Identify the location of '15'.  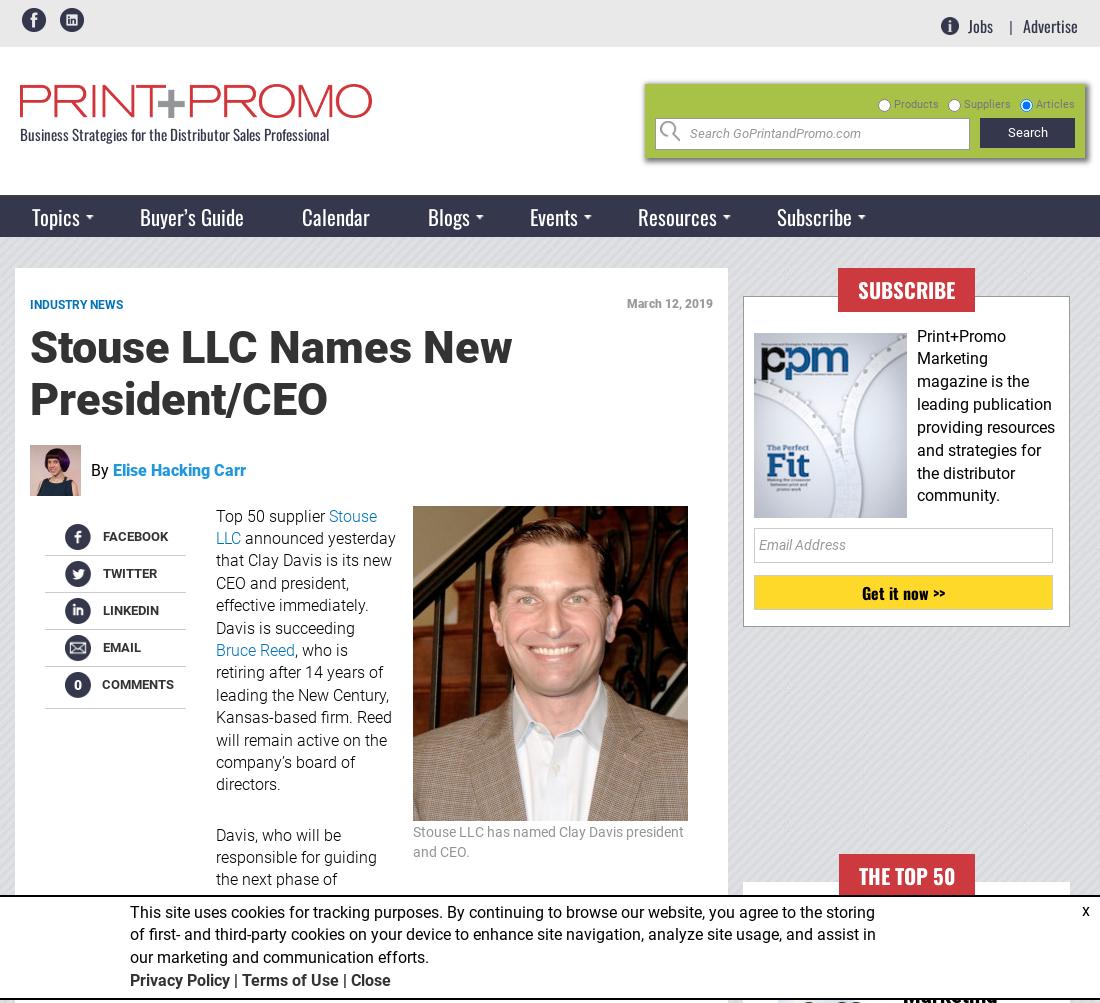
(551, 262).